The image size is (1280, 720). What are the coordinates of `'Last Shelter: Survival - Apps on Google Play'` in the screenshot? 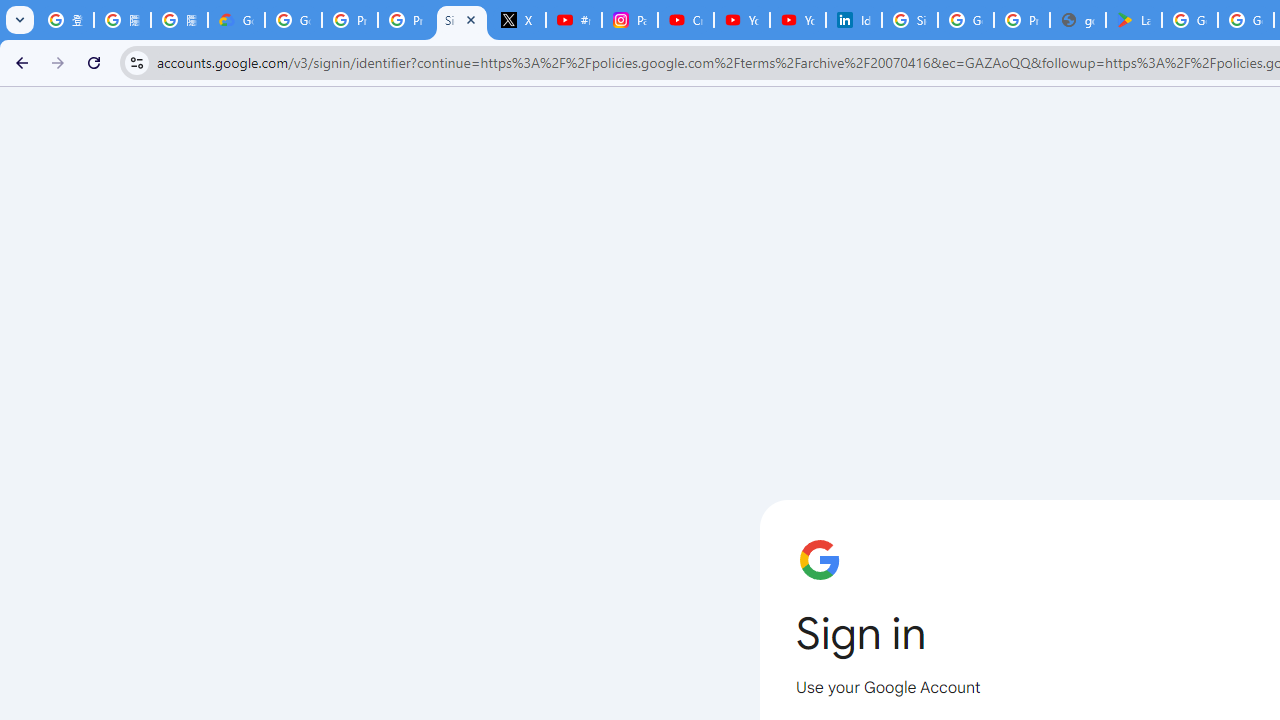 It's located at (1134, 20).